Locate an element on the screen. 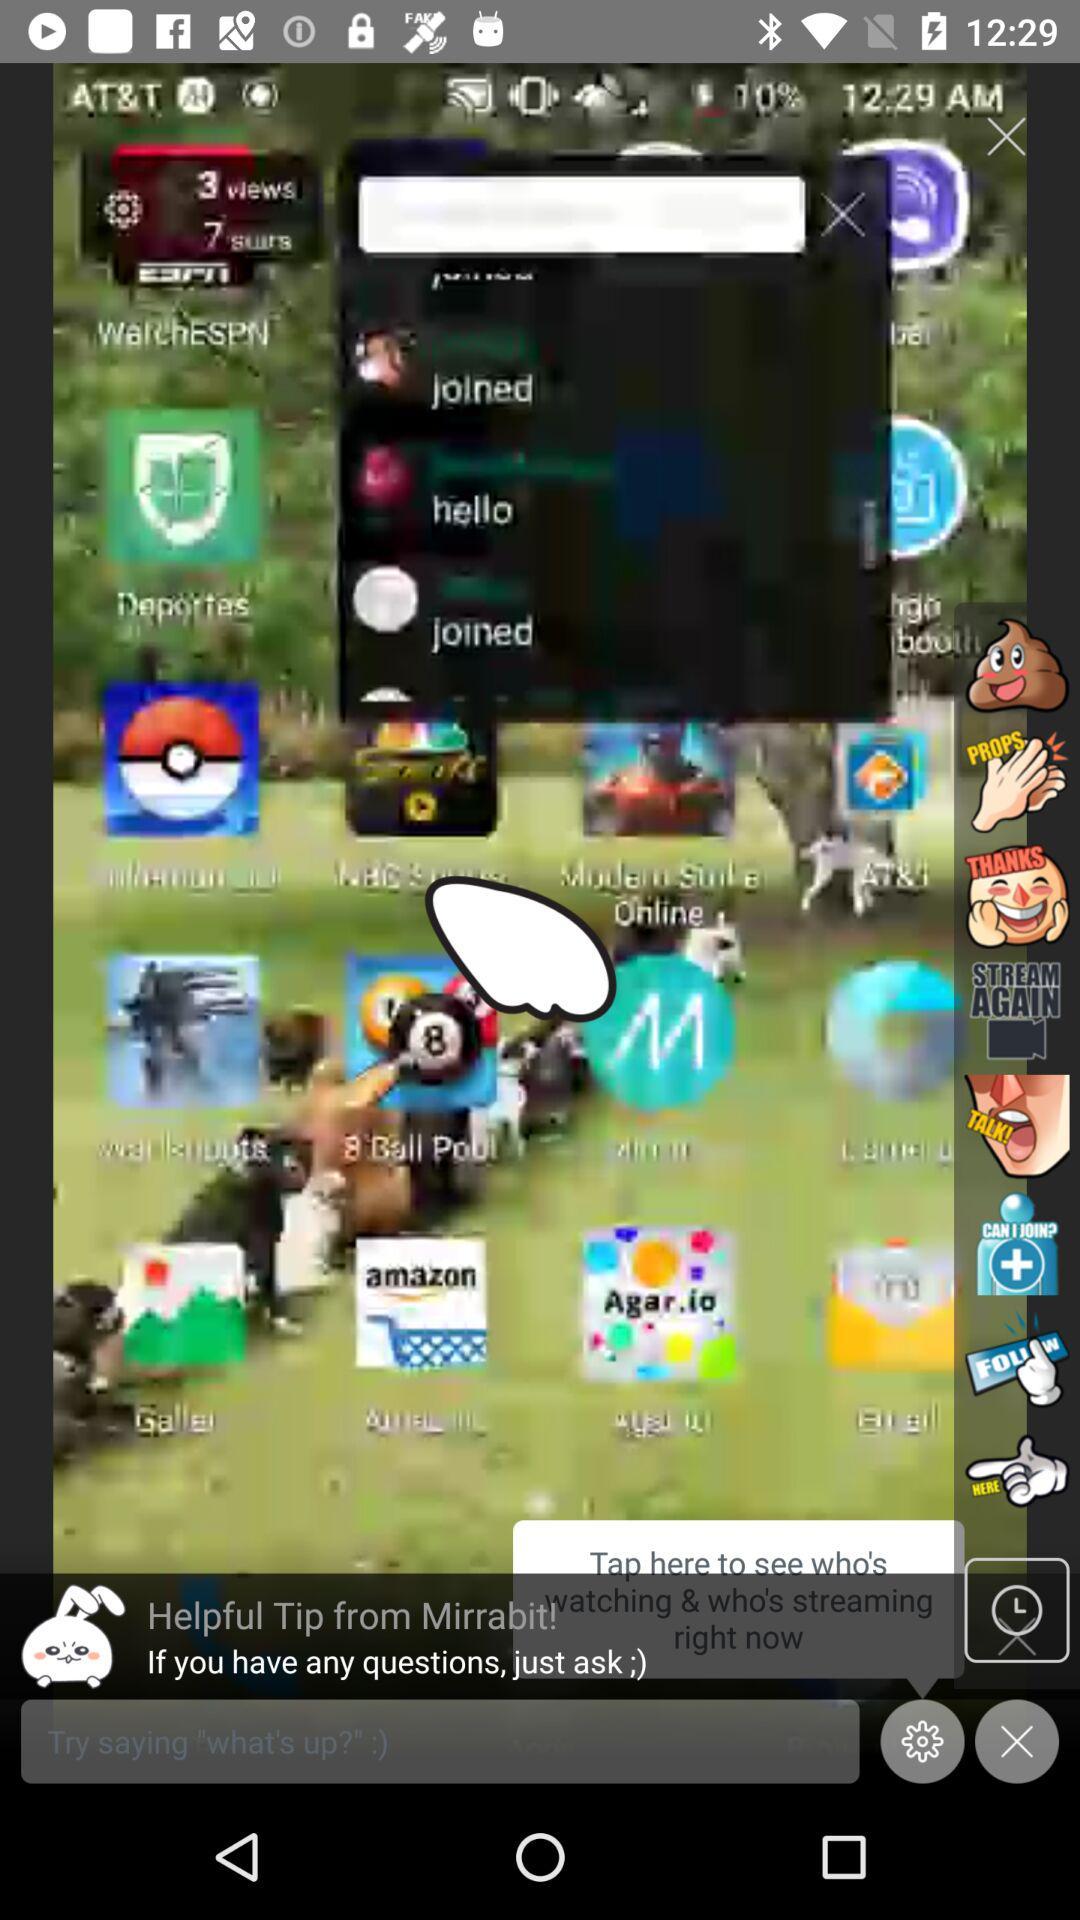 The width and height of the screenshot is (1080, 1920). the videocam icon is located at coordinates (1017, 1011).